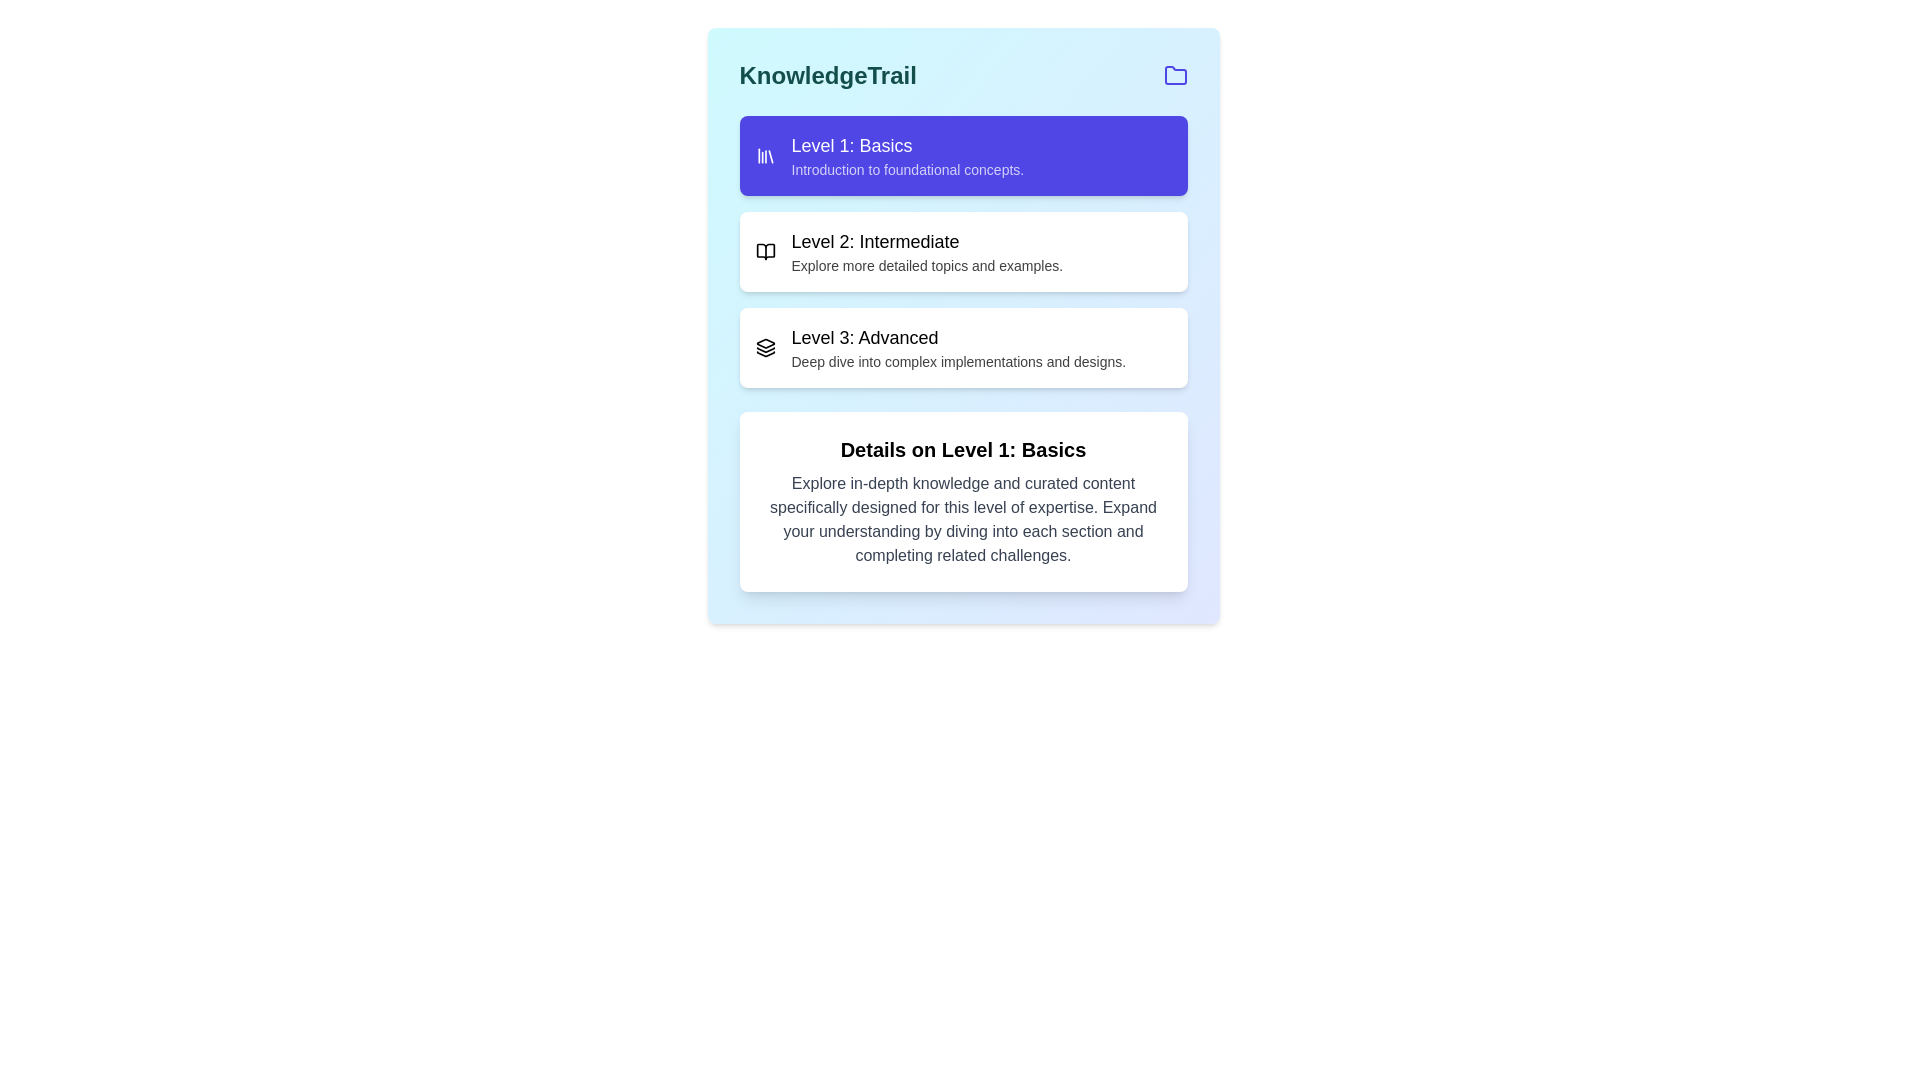 The width and height of the screenshot is (1920, 1080). What do you see at coordinates (1175, 75) in the screenshot?
I see `the folder icon located in the top-right corner of the 'KnowledgeTrail' interface` at bounding box center [1175, 75].